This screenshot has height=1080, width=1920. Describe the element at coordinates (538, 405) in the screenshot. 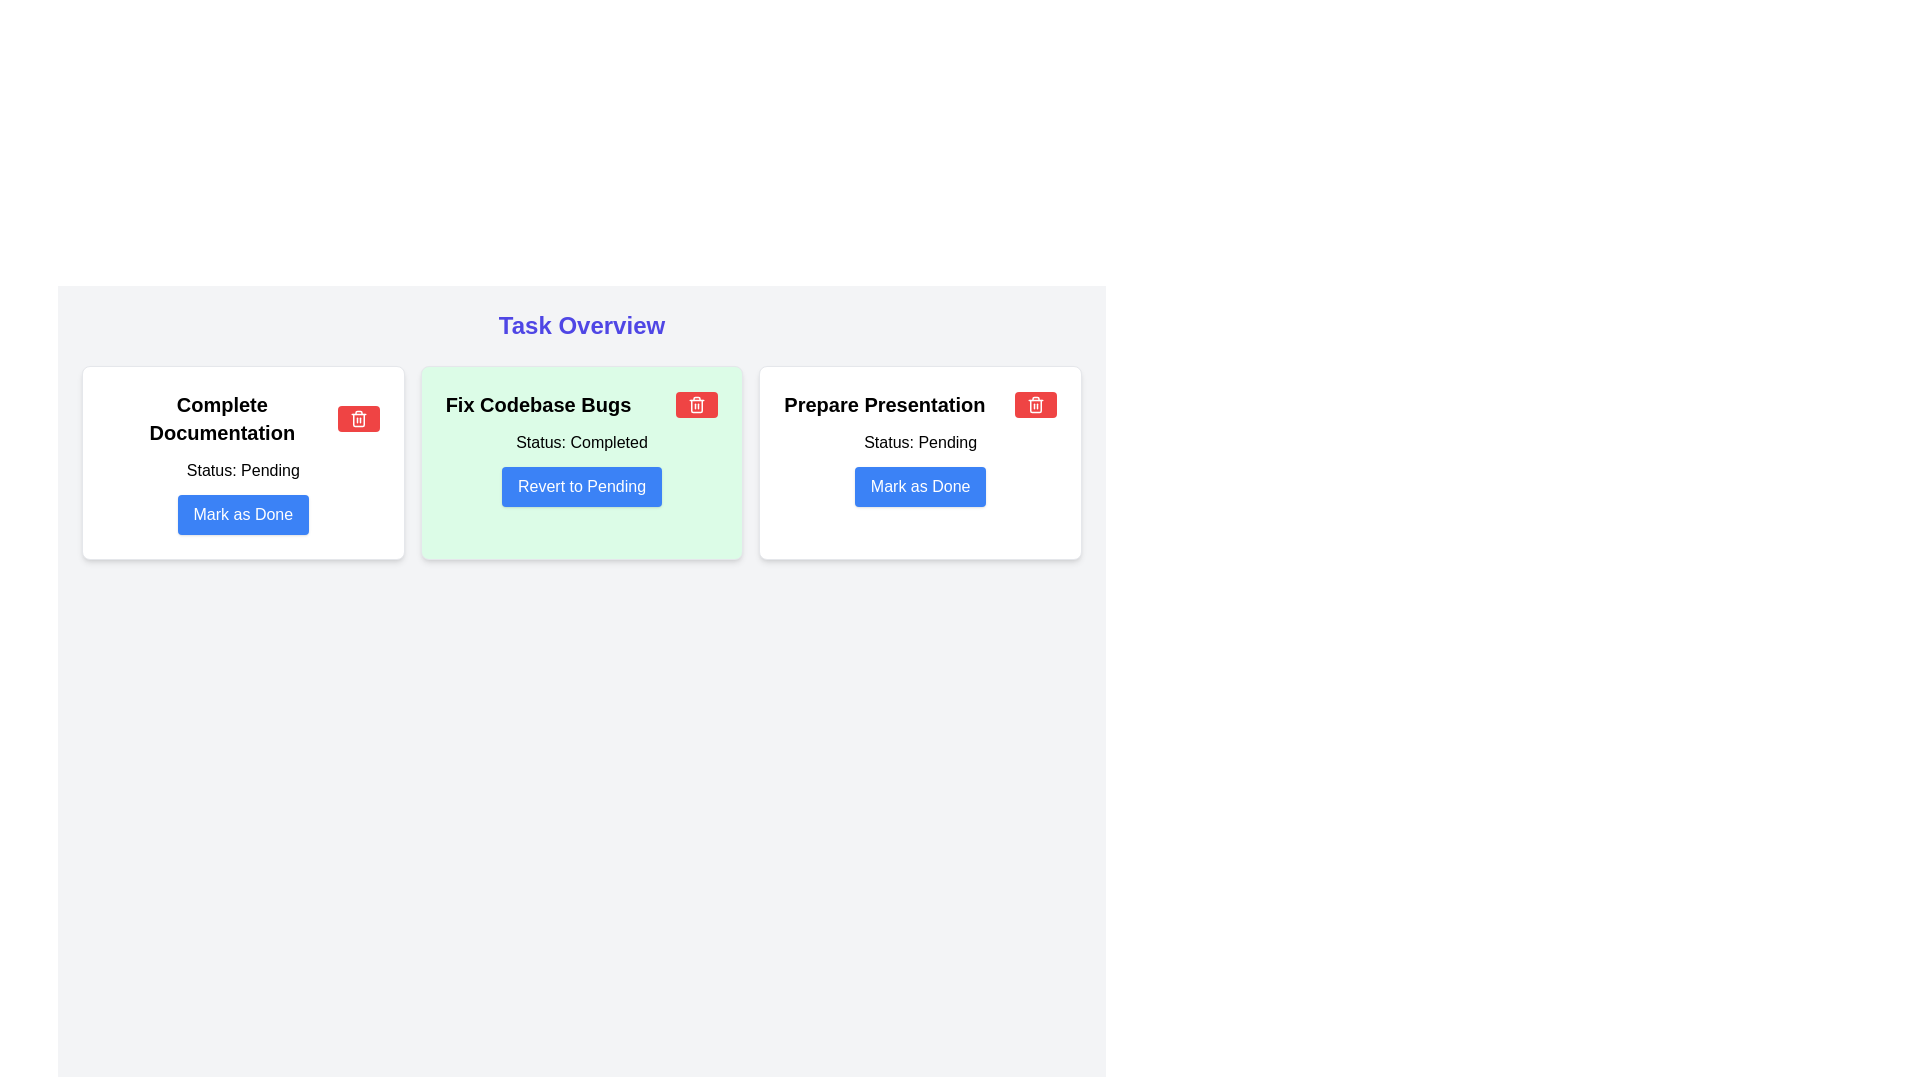

I see `the title text element of the second task card, which is located at the top-left portion of the card and serves as a descriptor for the task's content` at that location.